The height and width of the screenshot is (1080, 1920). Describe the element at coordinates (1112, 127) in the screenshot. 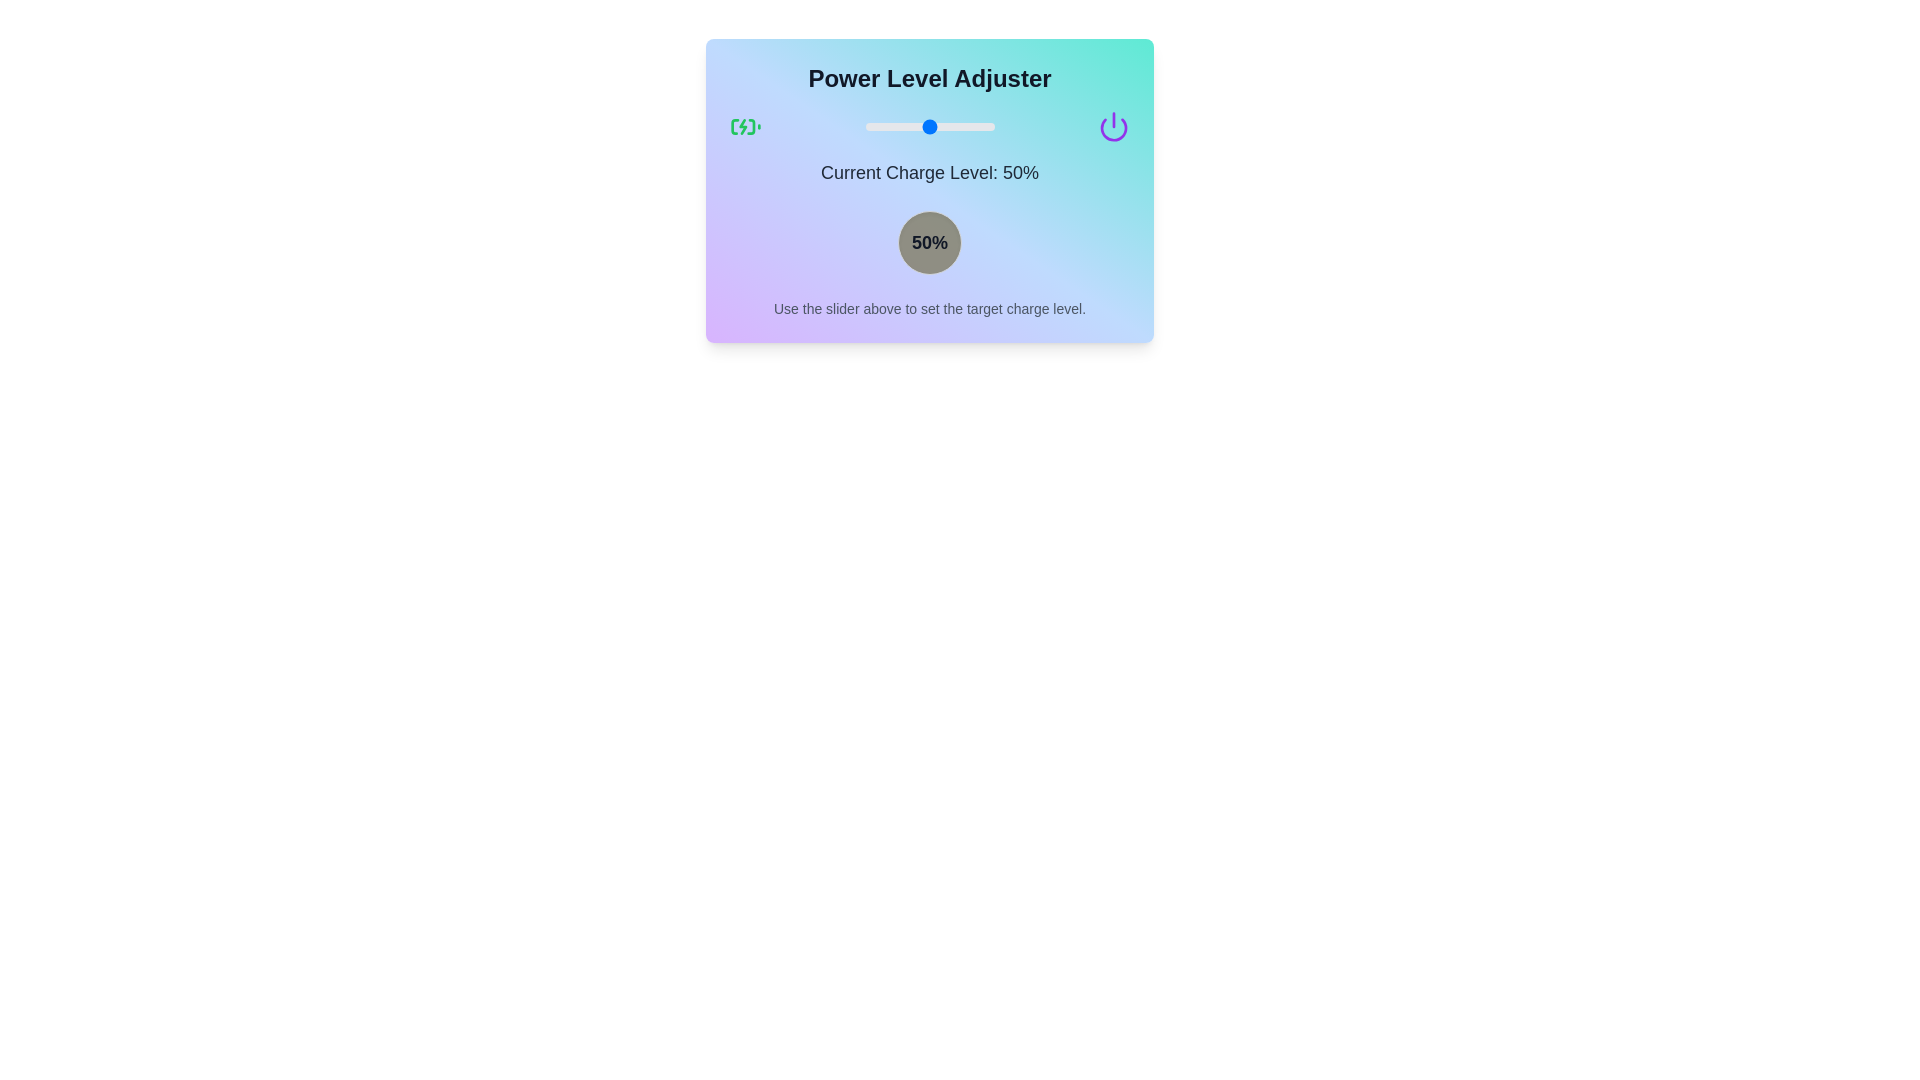

I see `the power icon located in the upper-right section of the 'Power Level Adjuster' component` at that location.